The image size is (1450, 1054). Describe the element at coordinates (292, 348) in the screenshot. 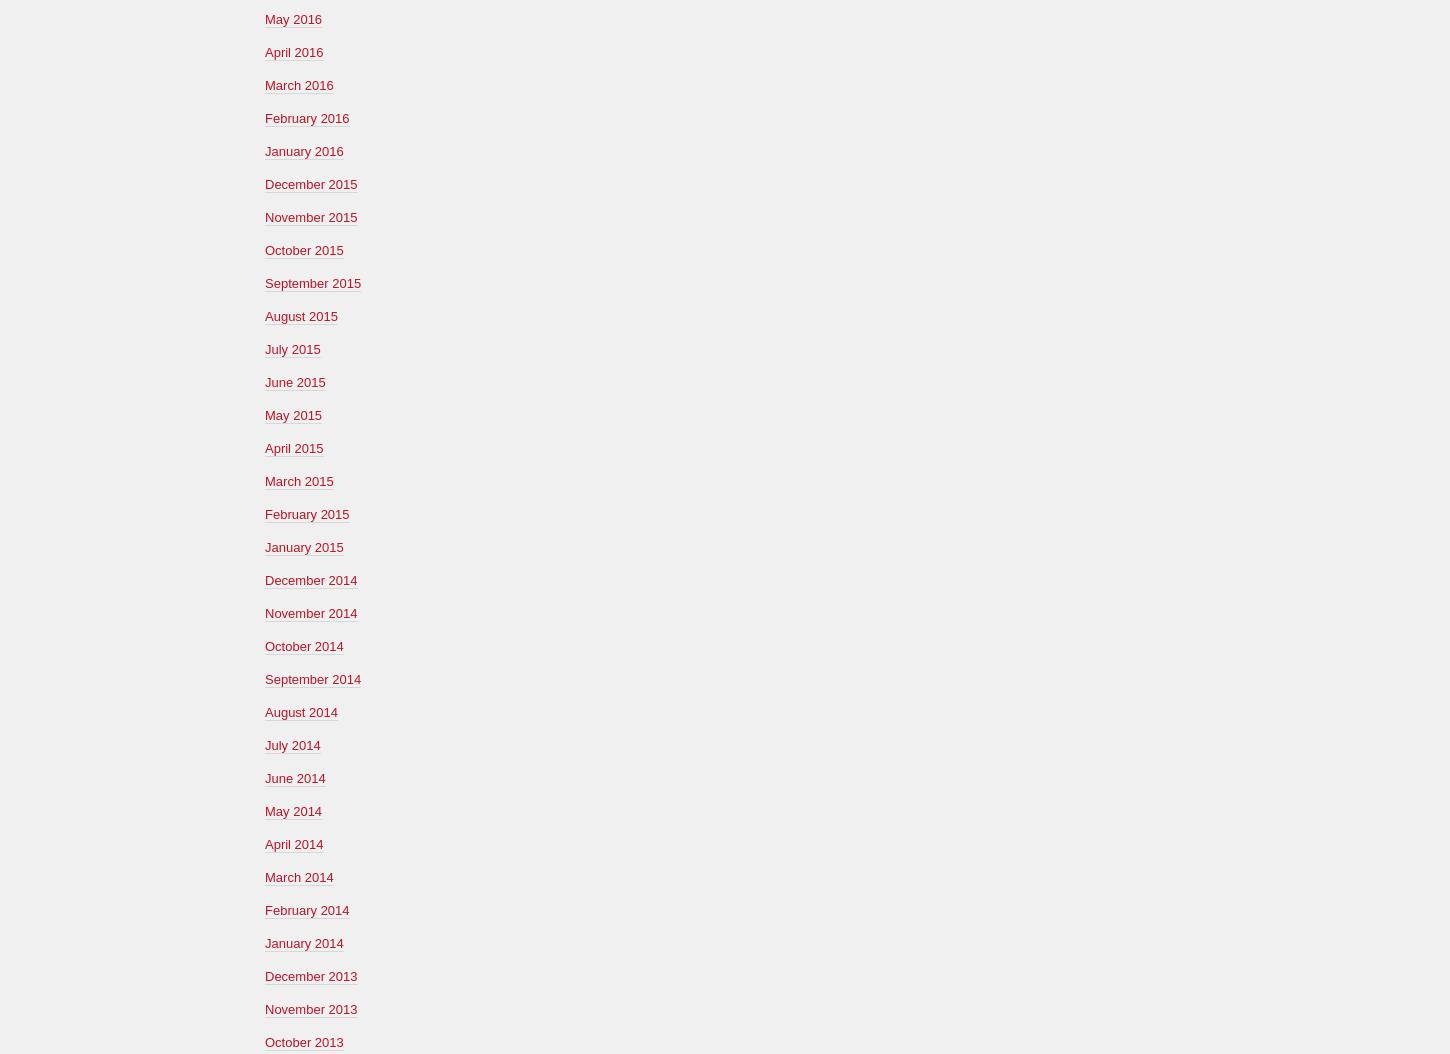

I see `'July 2015'` at that location.